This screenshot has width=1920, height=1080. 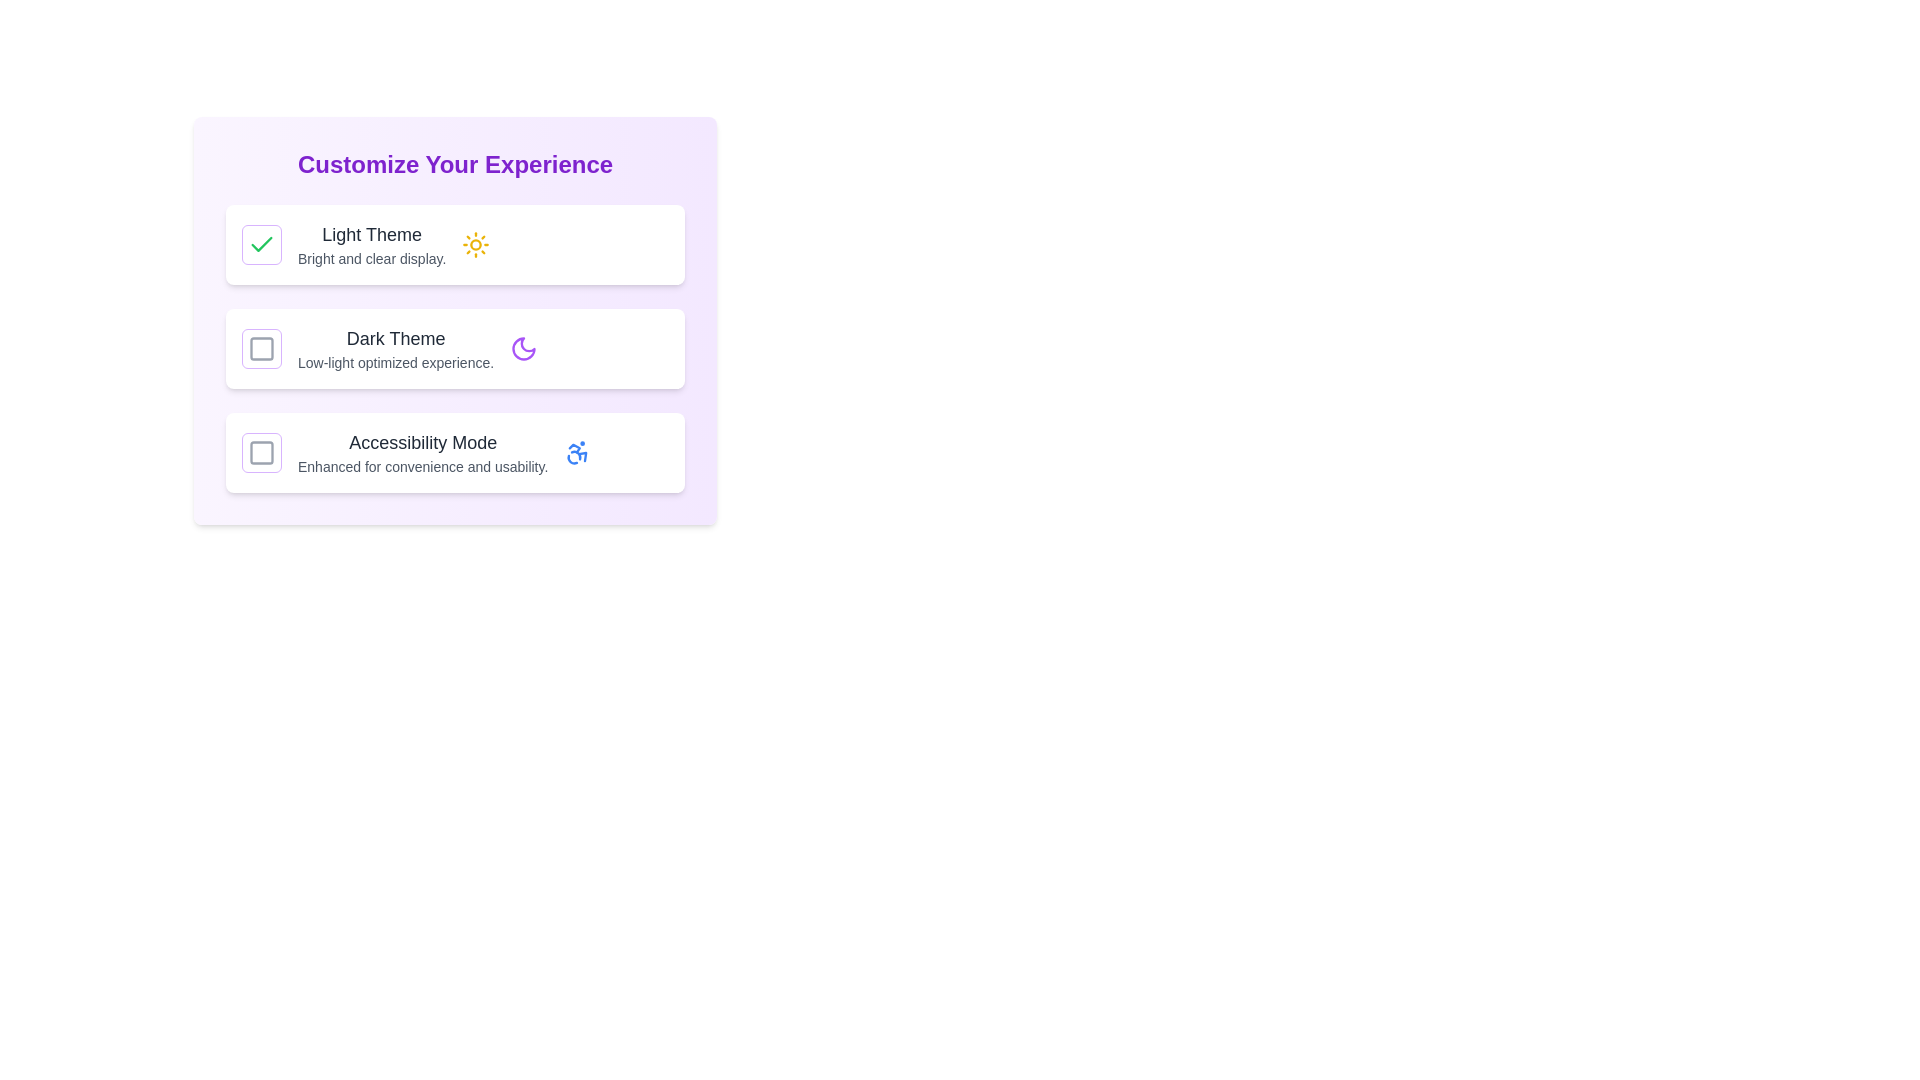 I want to click on the central circular element of the sun icon located to the right of the 'Light Theme' text in the 'Customize Your Experience' section, so click(x=475, y=244).